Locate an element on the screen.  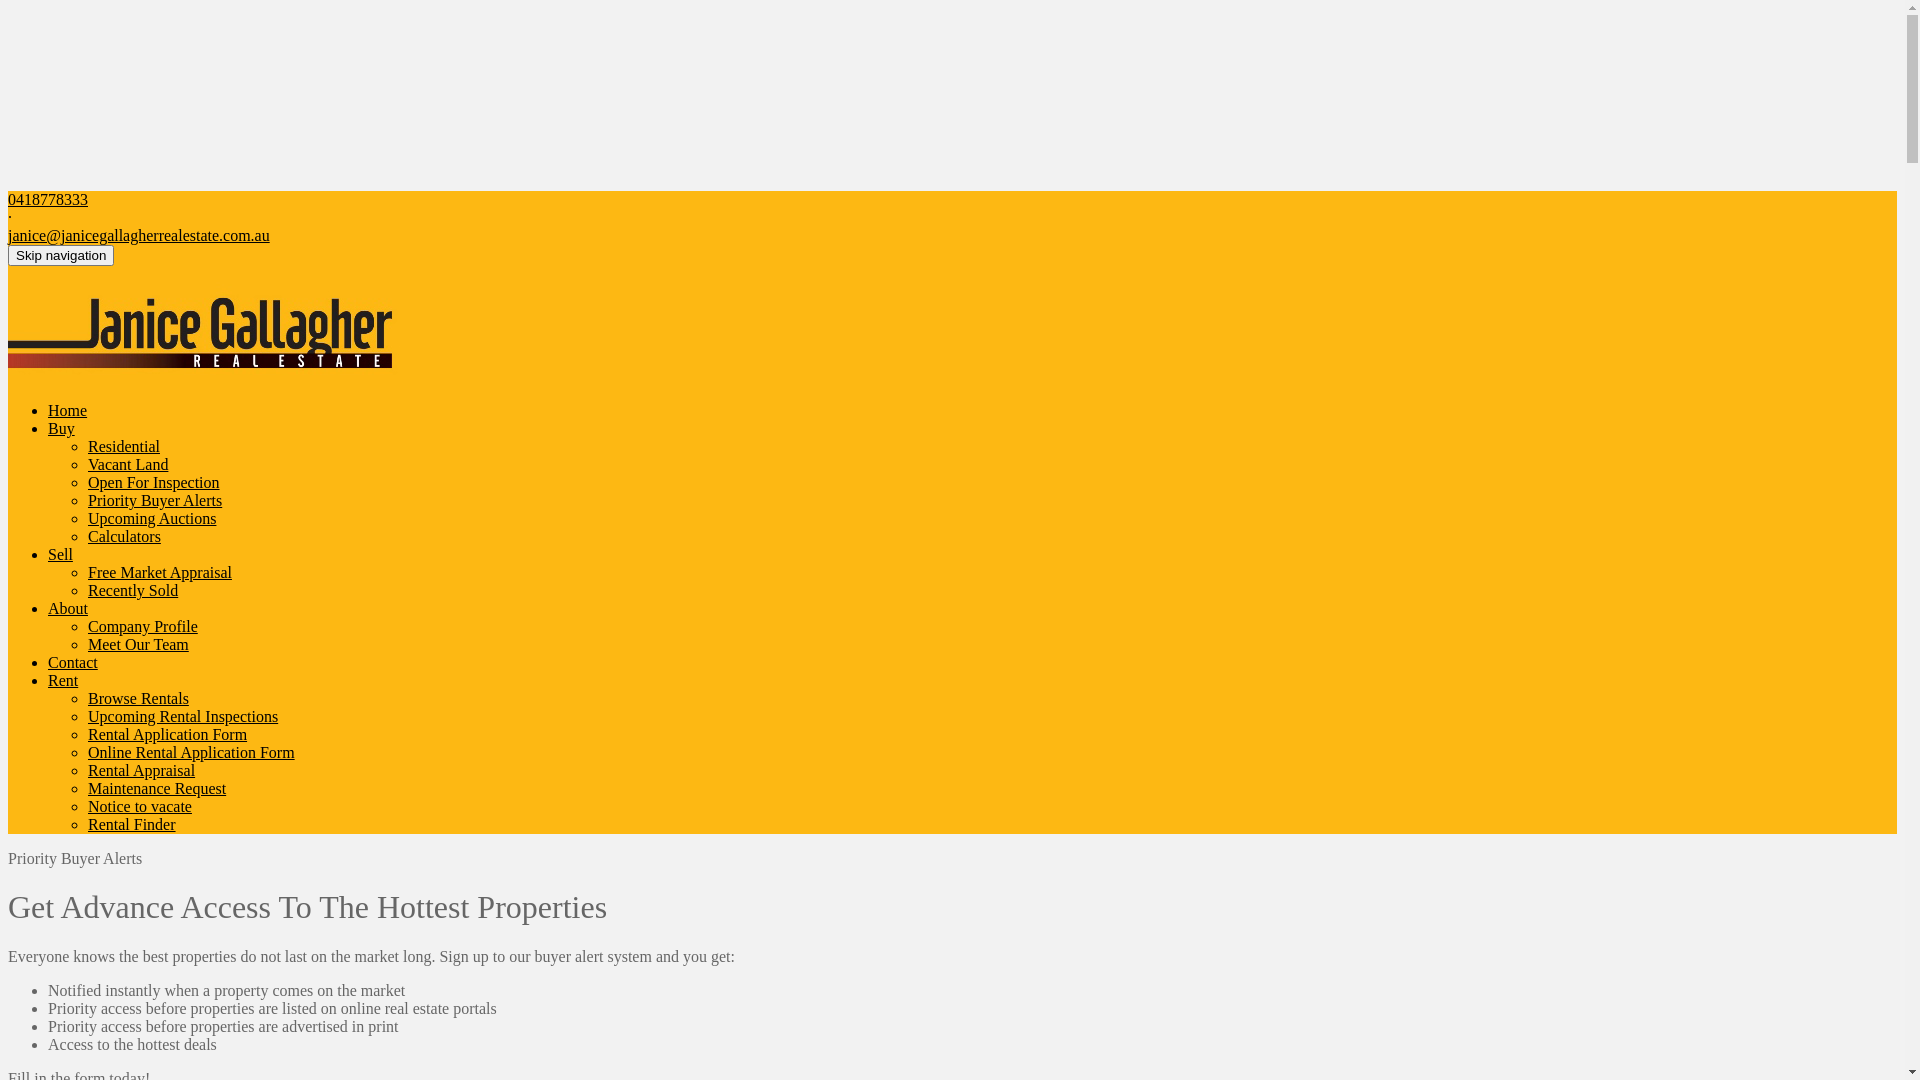
'Residential' is located at coordinates (86, 445).